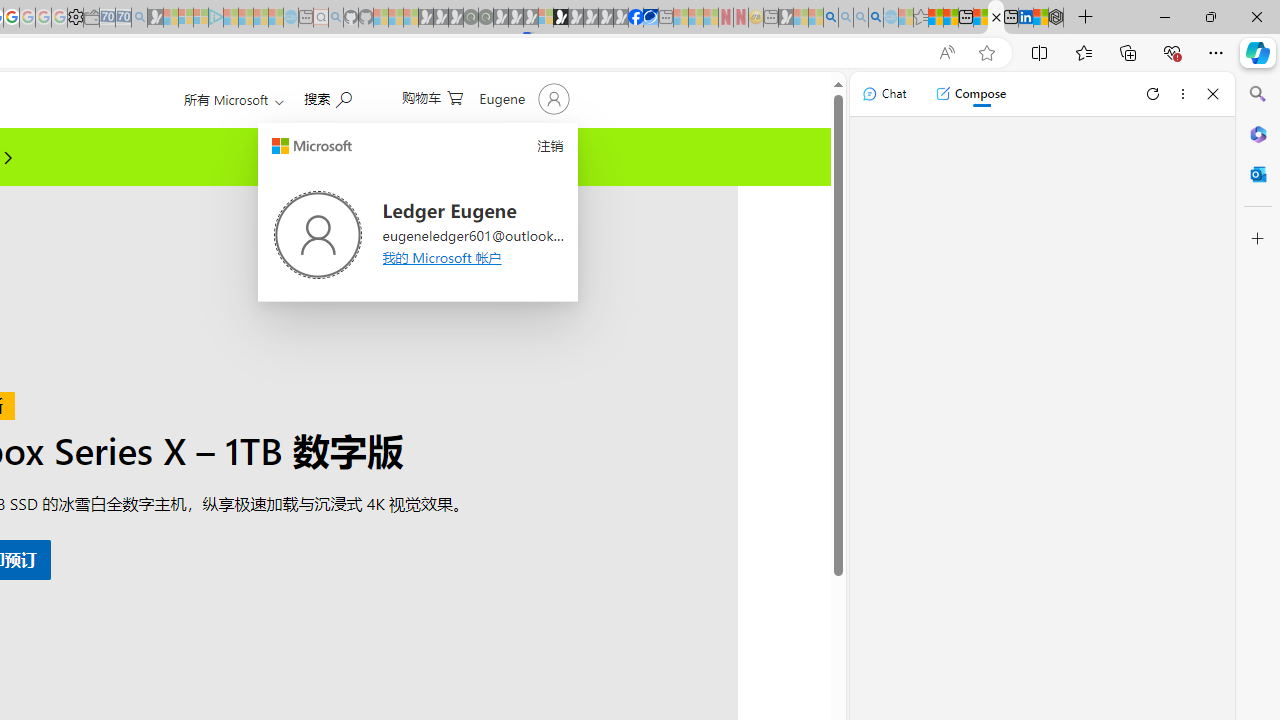  Describe the element at coordinates (1257, 51) in the screenshot. I see `'Copilot (Ctrl+Shift+.)'` at that location.